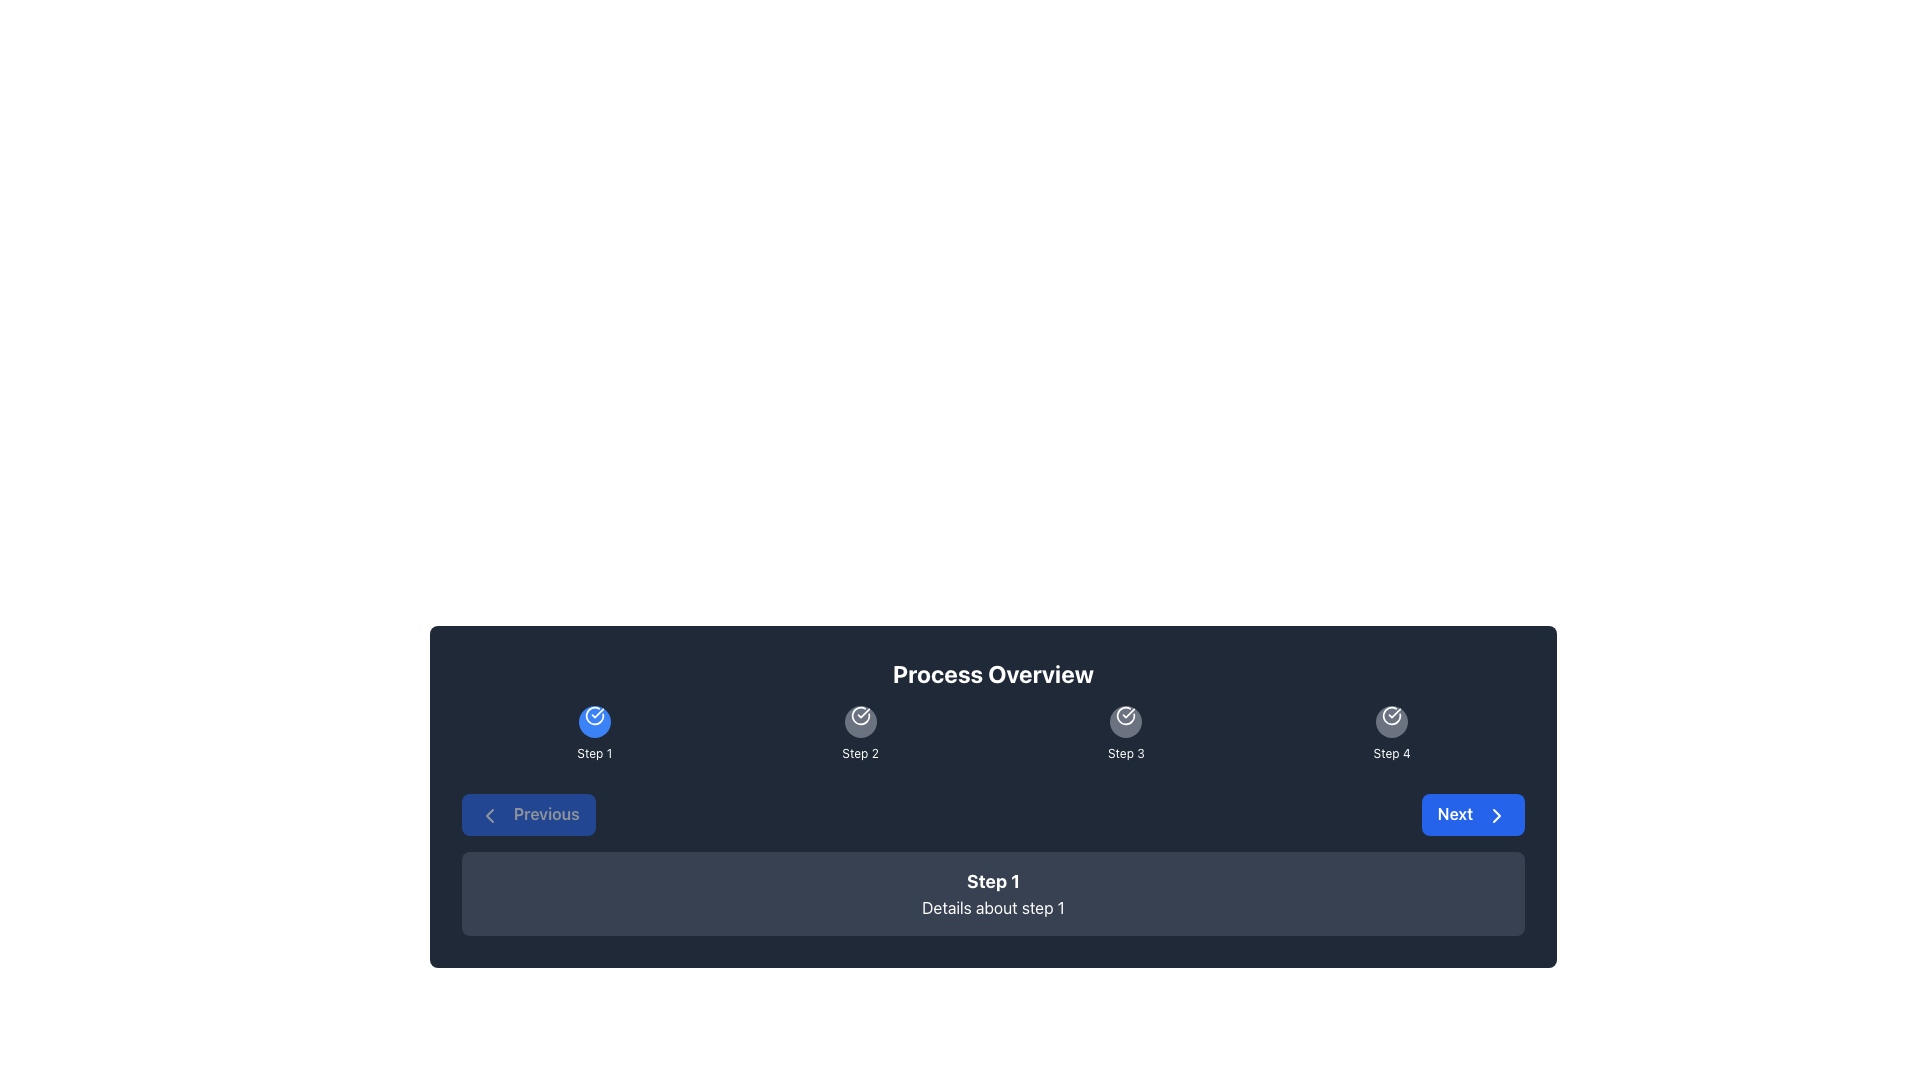  What do you see at coordinates (1391, 733) in the screenshot?
I see `the fourth step indicator in the progress step sequence, which features a check mark icon, to indicate its completion status` at bounding box center [1391, 733].